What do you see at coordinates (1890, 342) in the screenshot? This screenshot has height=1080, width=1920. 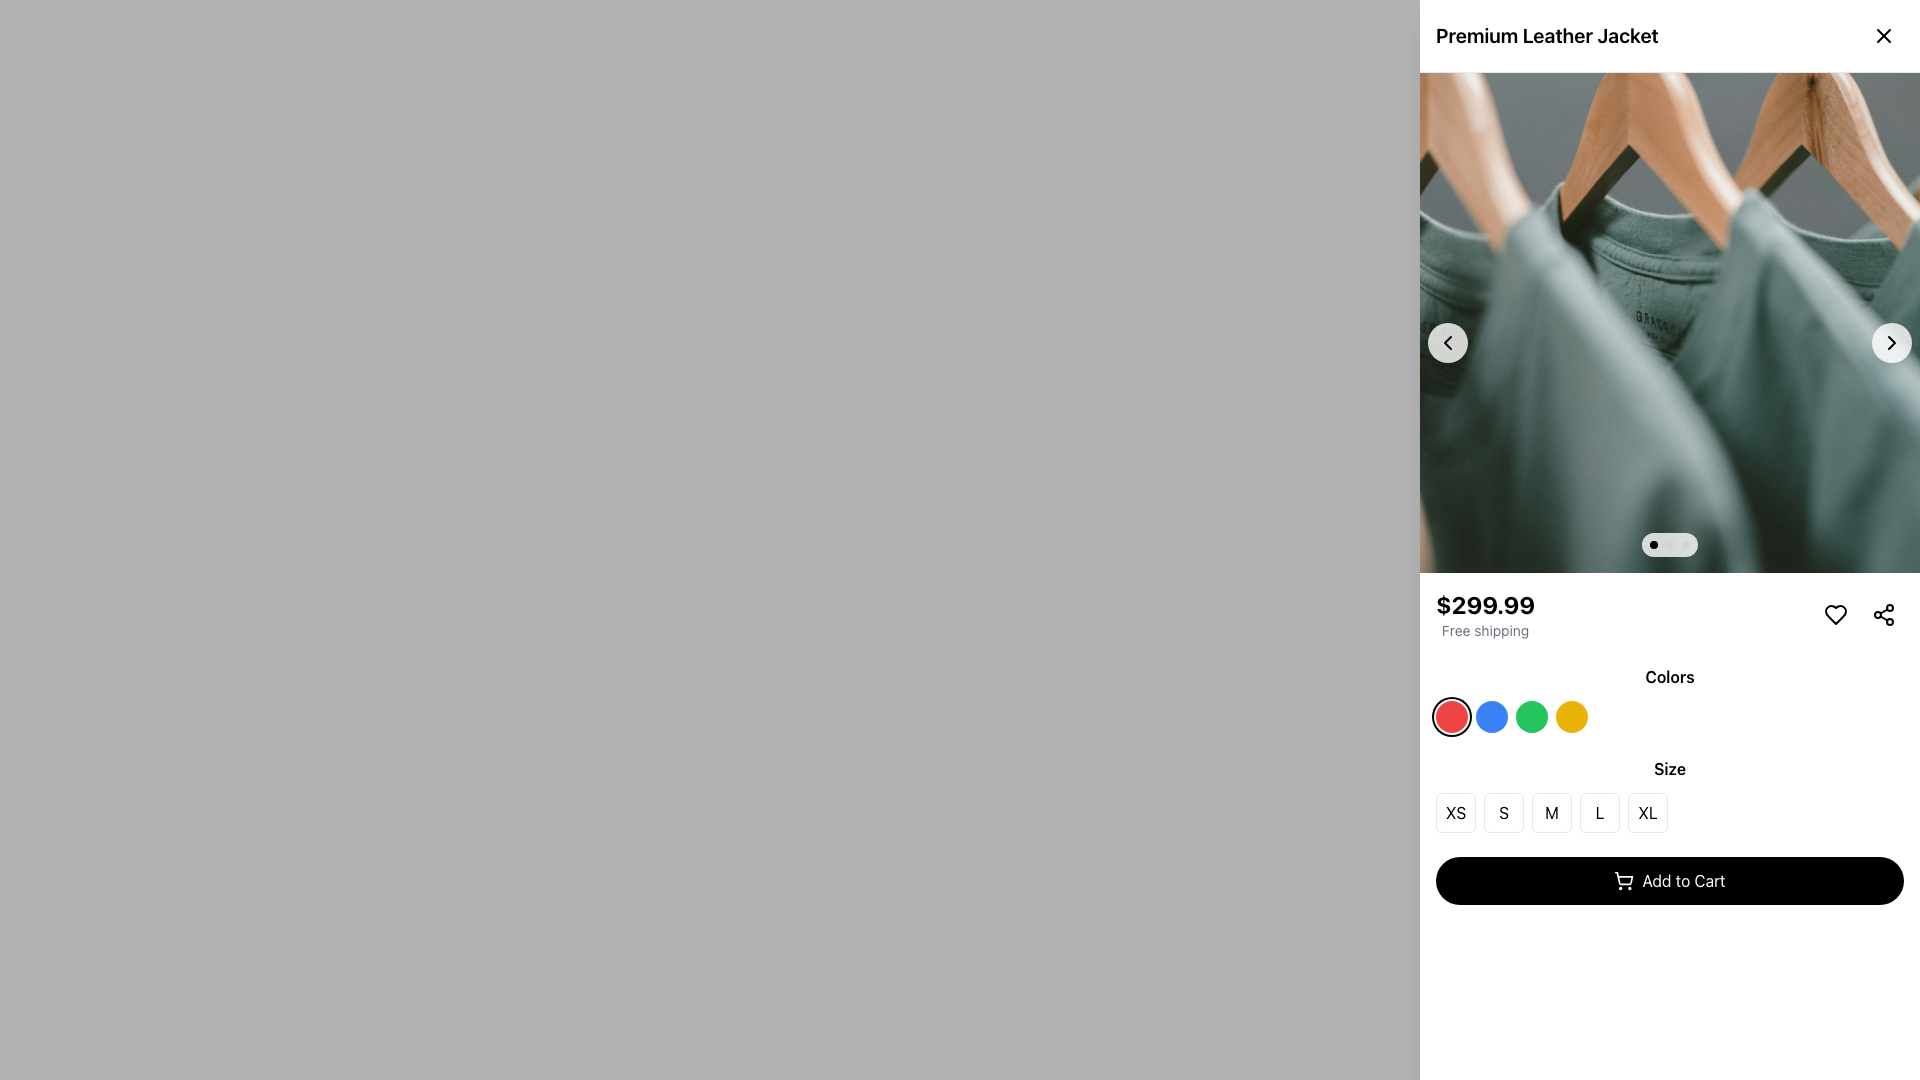 I see `the 'Next' IconButton located at the top-right region of the image` at bounding box center [1890, 342].